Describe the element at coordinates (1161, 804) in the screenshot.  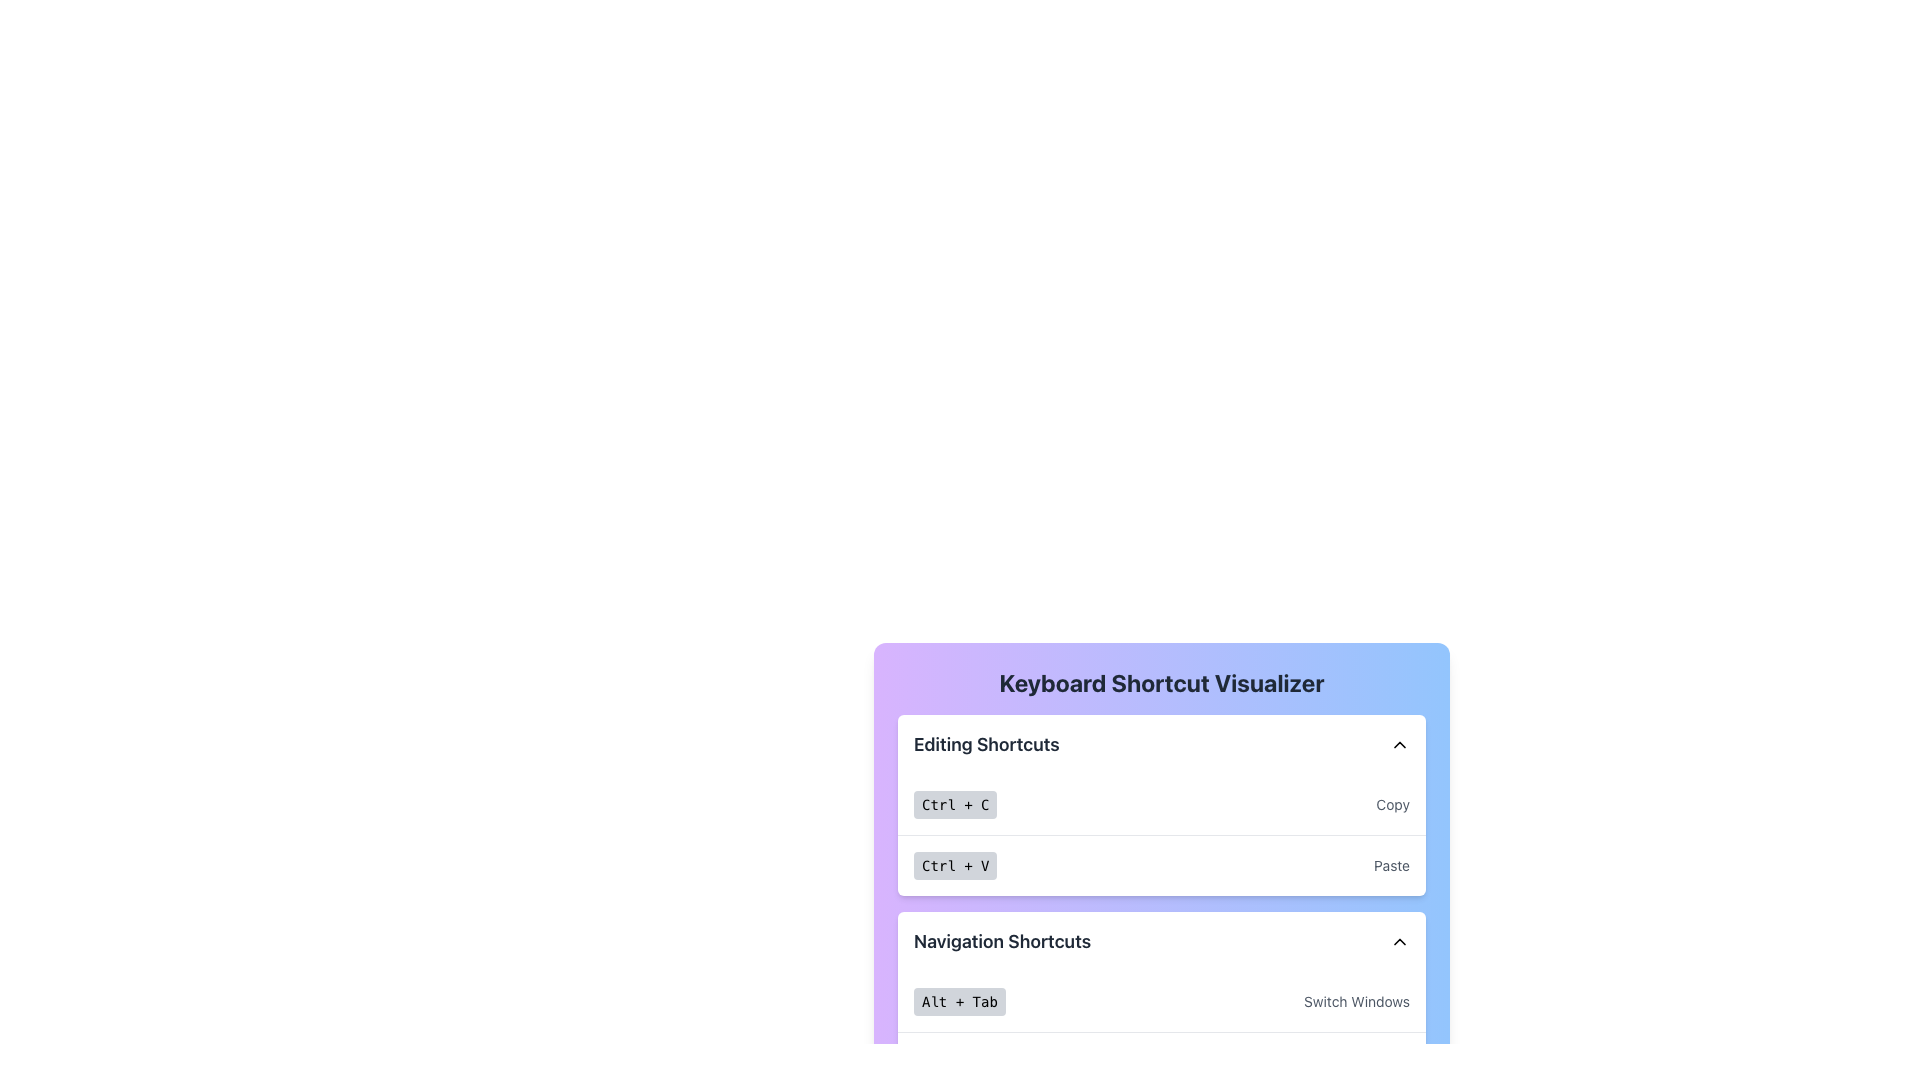
I see `'Editing Shortcuts' card, which is a white rectangular card with rounded corners and a chevron arrow icon, located within the 'Keyboard Shortcut Visualizer' section` at that location.